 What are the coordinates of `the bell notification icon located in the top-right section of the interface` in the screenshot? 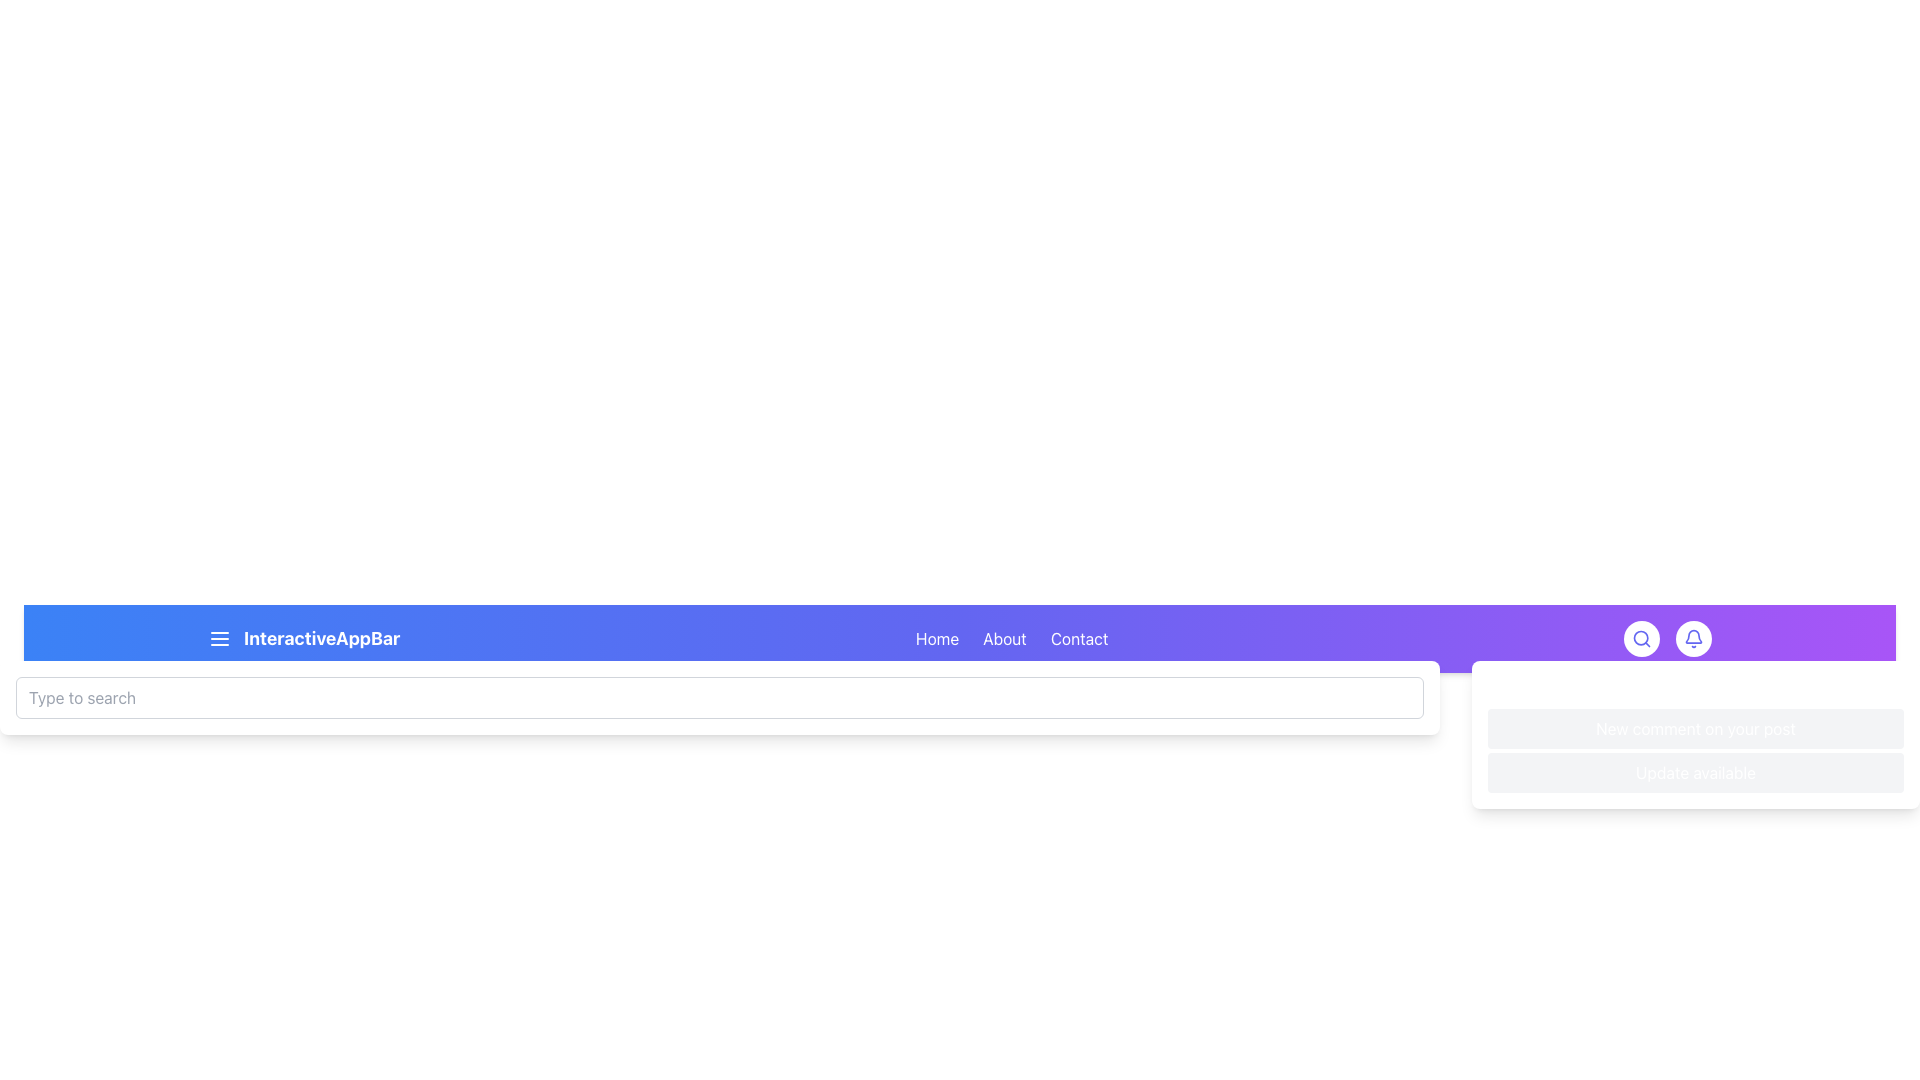 It's located at (1693, 636).